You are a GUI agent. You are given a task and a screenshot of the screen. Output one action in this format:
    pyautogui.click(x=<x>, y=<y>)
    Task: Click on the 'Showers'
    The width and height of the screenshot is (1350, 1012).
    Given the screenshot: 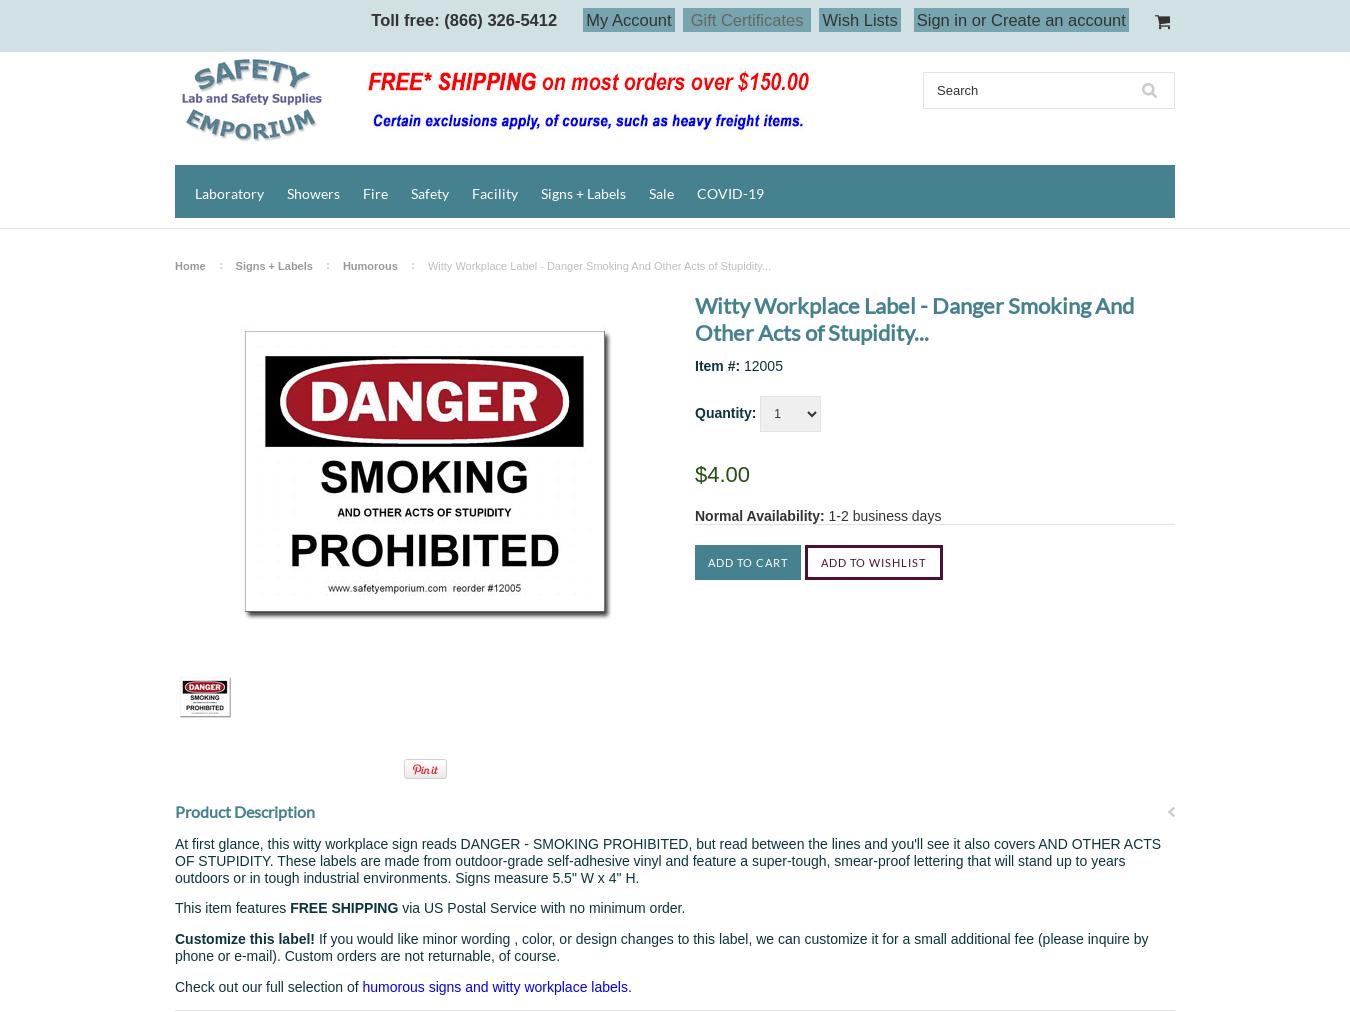 What is the action you would take?
    pyautogui.click(x=312, y=193)
    